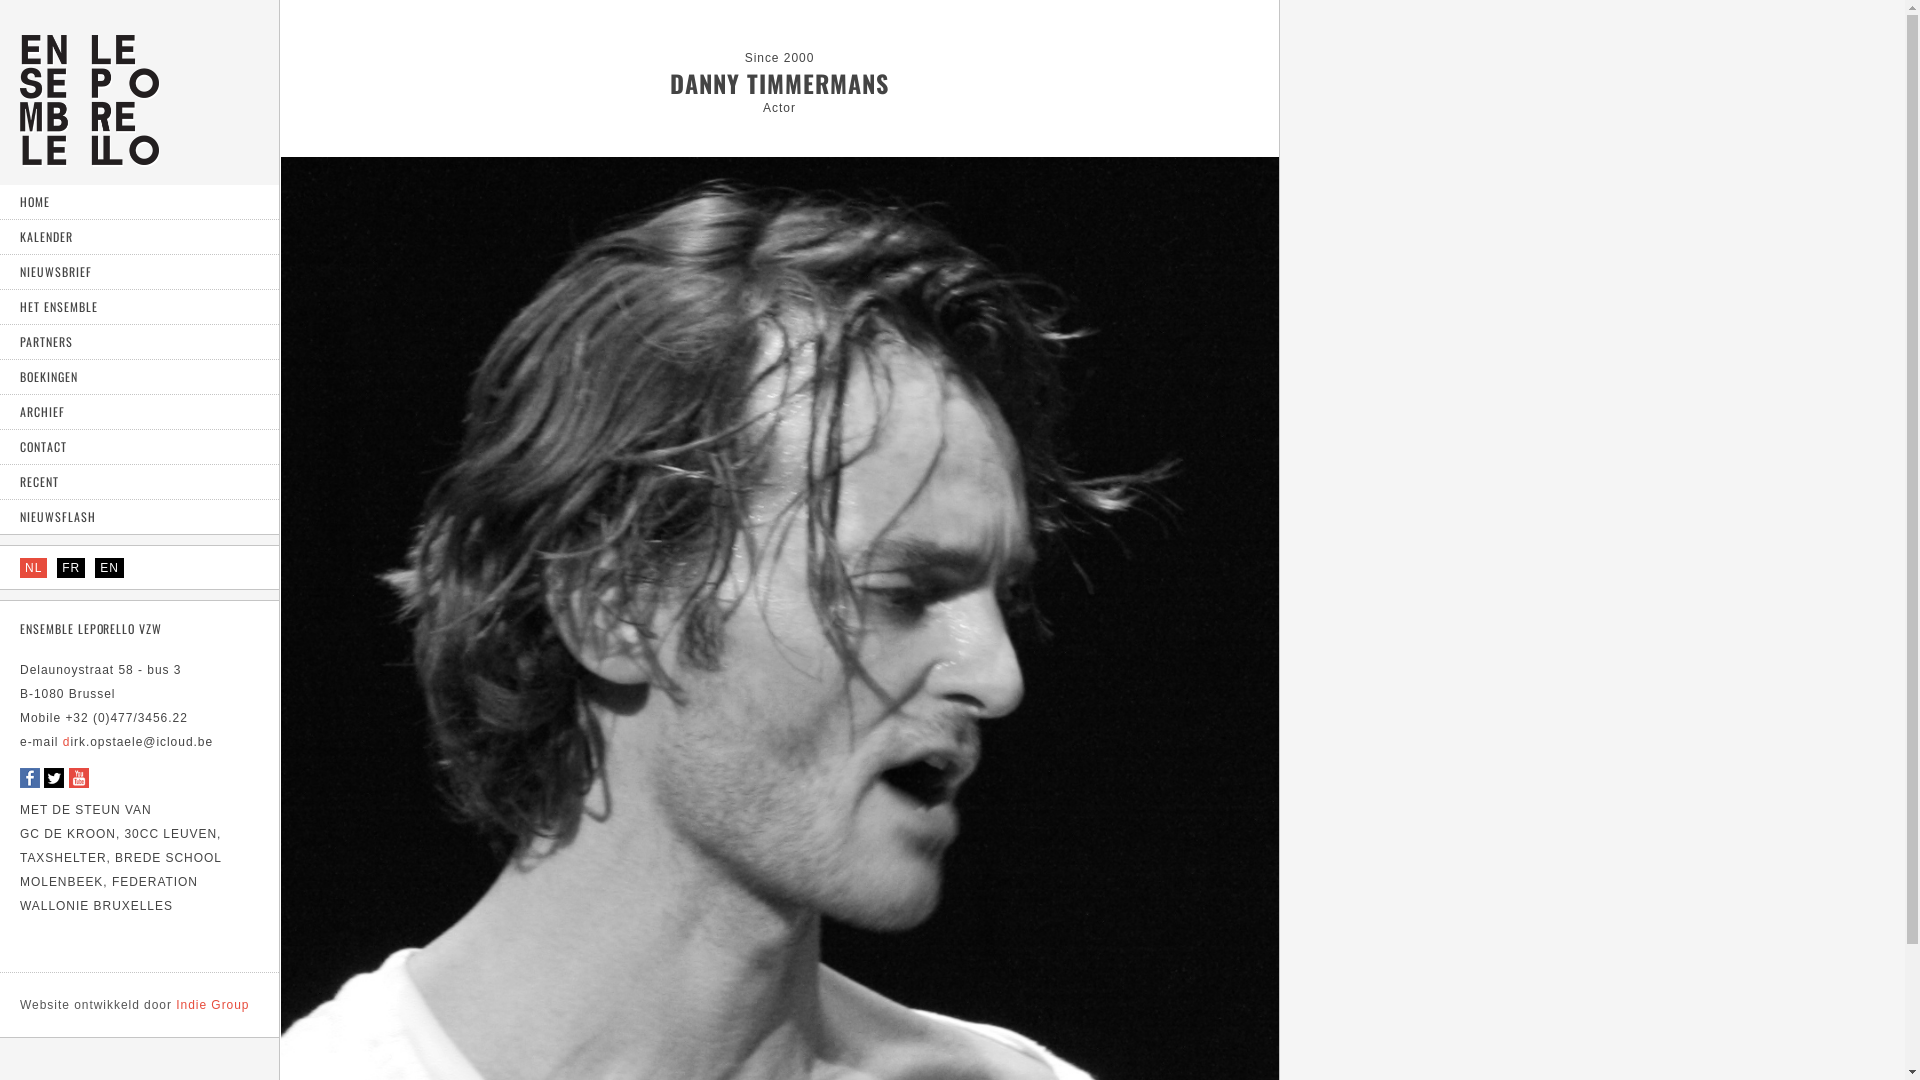 The height and width of the screenshot is (1080, 1920). What do you see at coordinates (138, 446) in the screenshot?
I see `'CONTACT'` at bounding box center [138, 446].